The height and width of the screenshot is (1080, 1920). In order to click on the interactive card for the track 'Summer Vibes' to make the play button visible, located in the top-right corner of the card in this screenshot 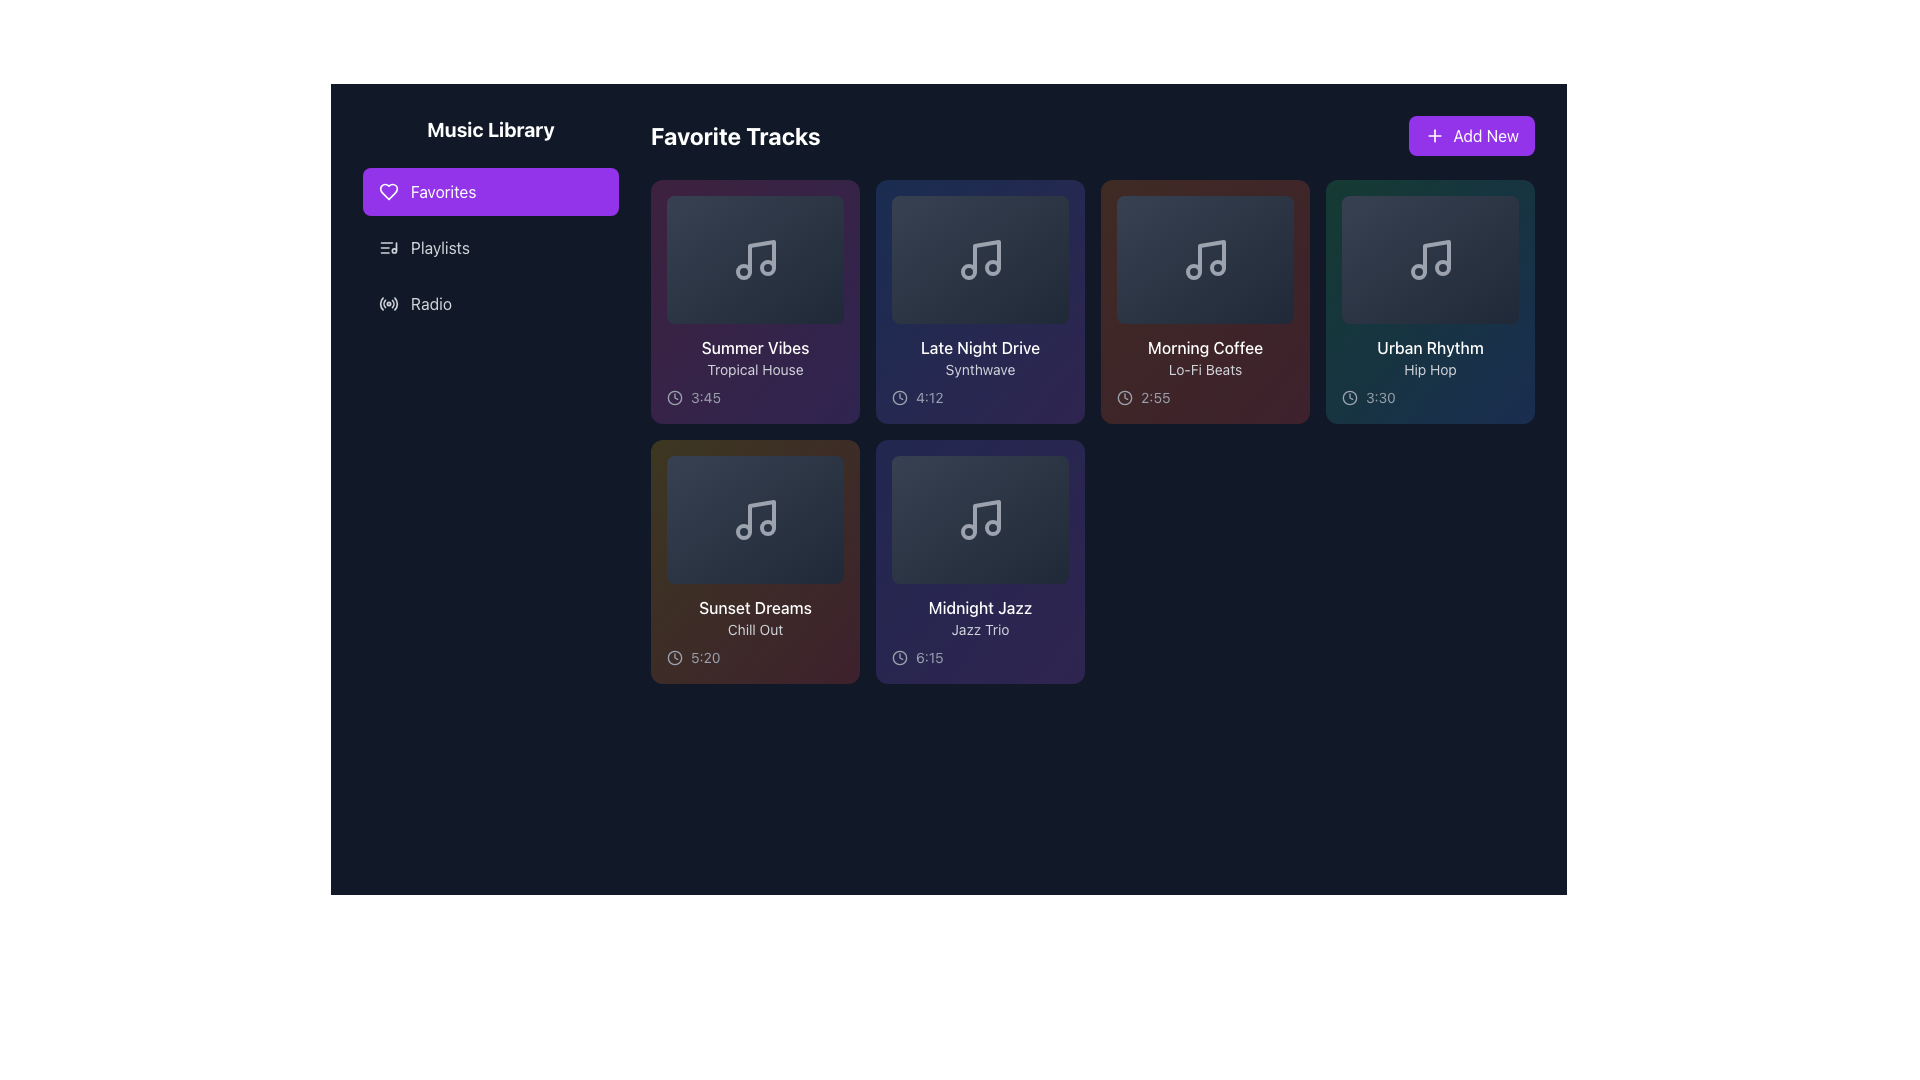, I will do `click(831, 208)`.